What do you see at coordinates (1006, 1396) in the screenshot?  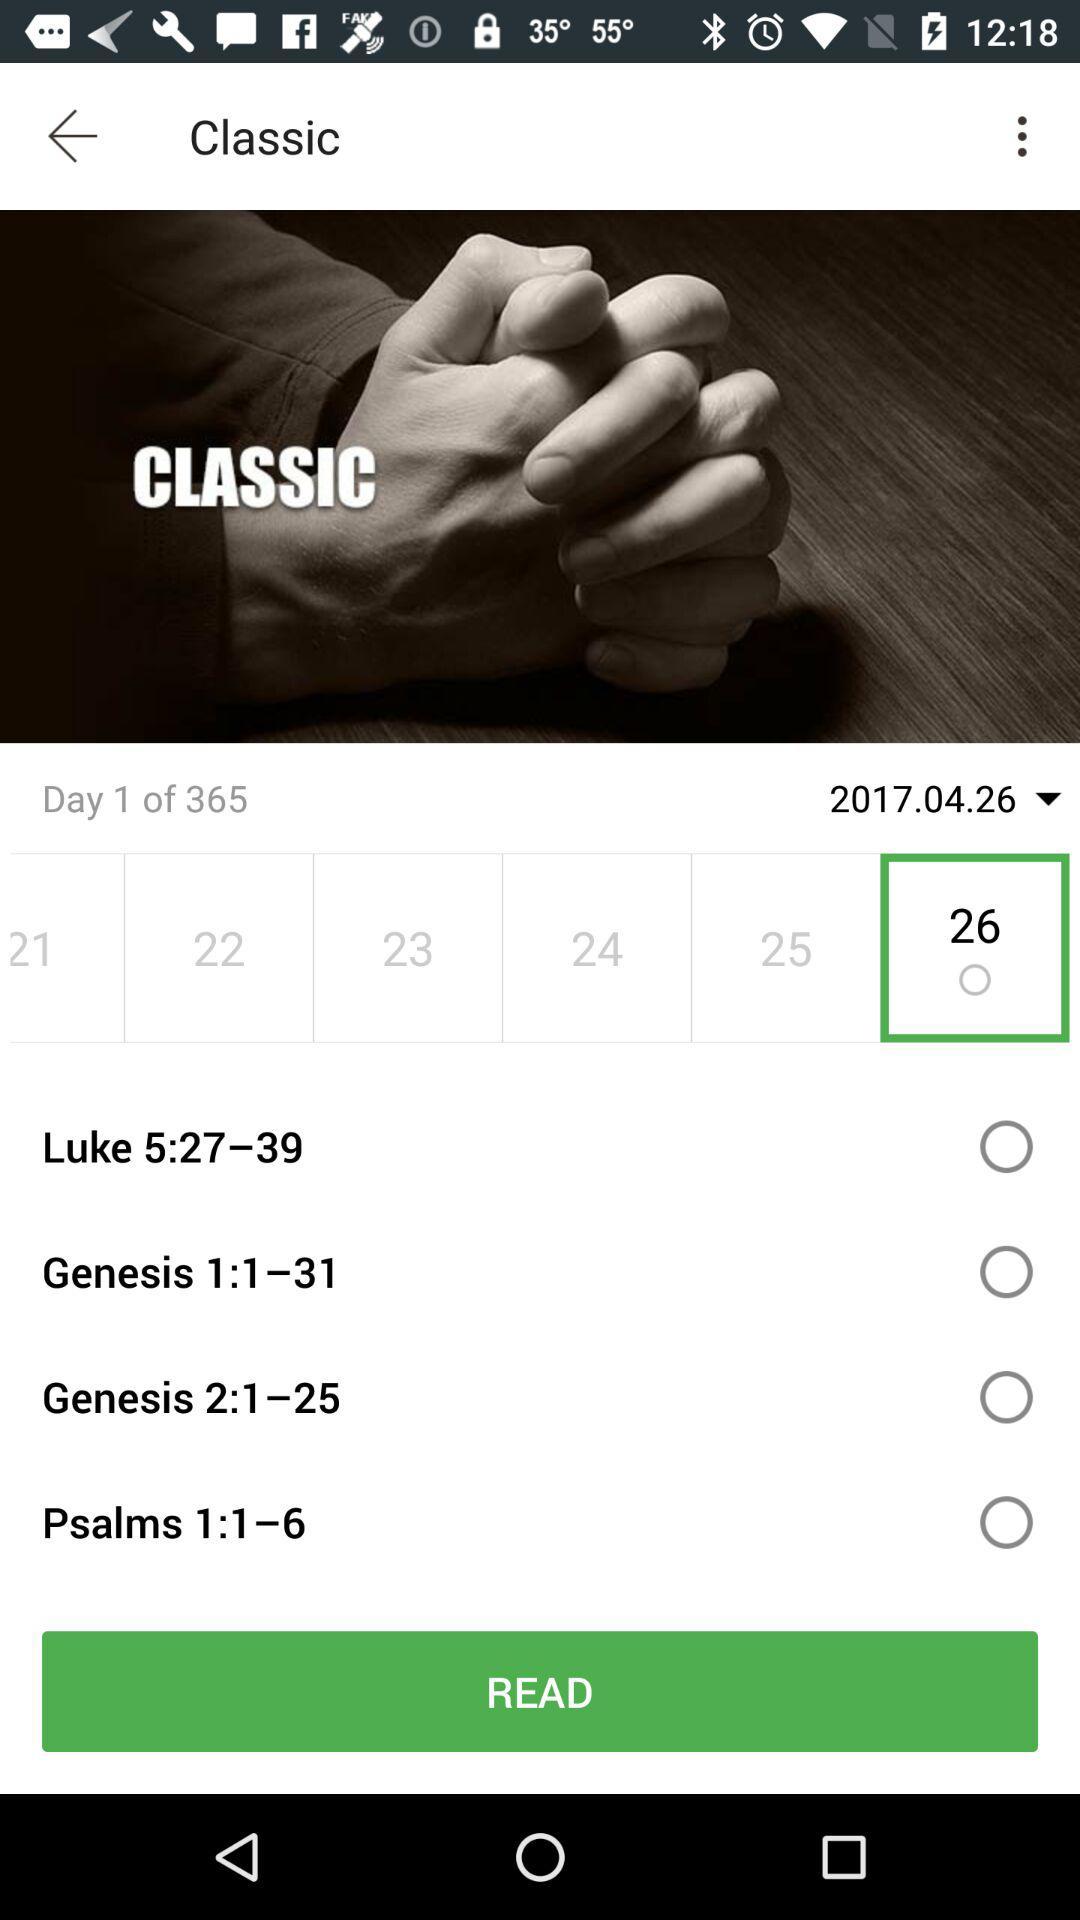 I see `check genesis 2:1-25` at bounding box center [1006, 1396].